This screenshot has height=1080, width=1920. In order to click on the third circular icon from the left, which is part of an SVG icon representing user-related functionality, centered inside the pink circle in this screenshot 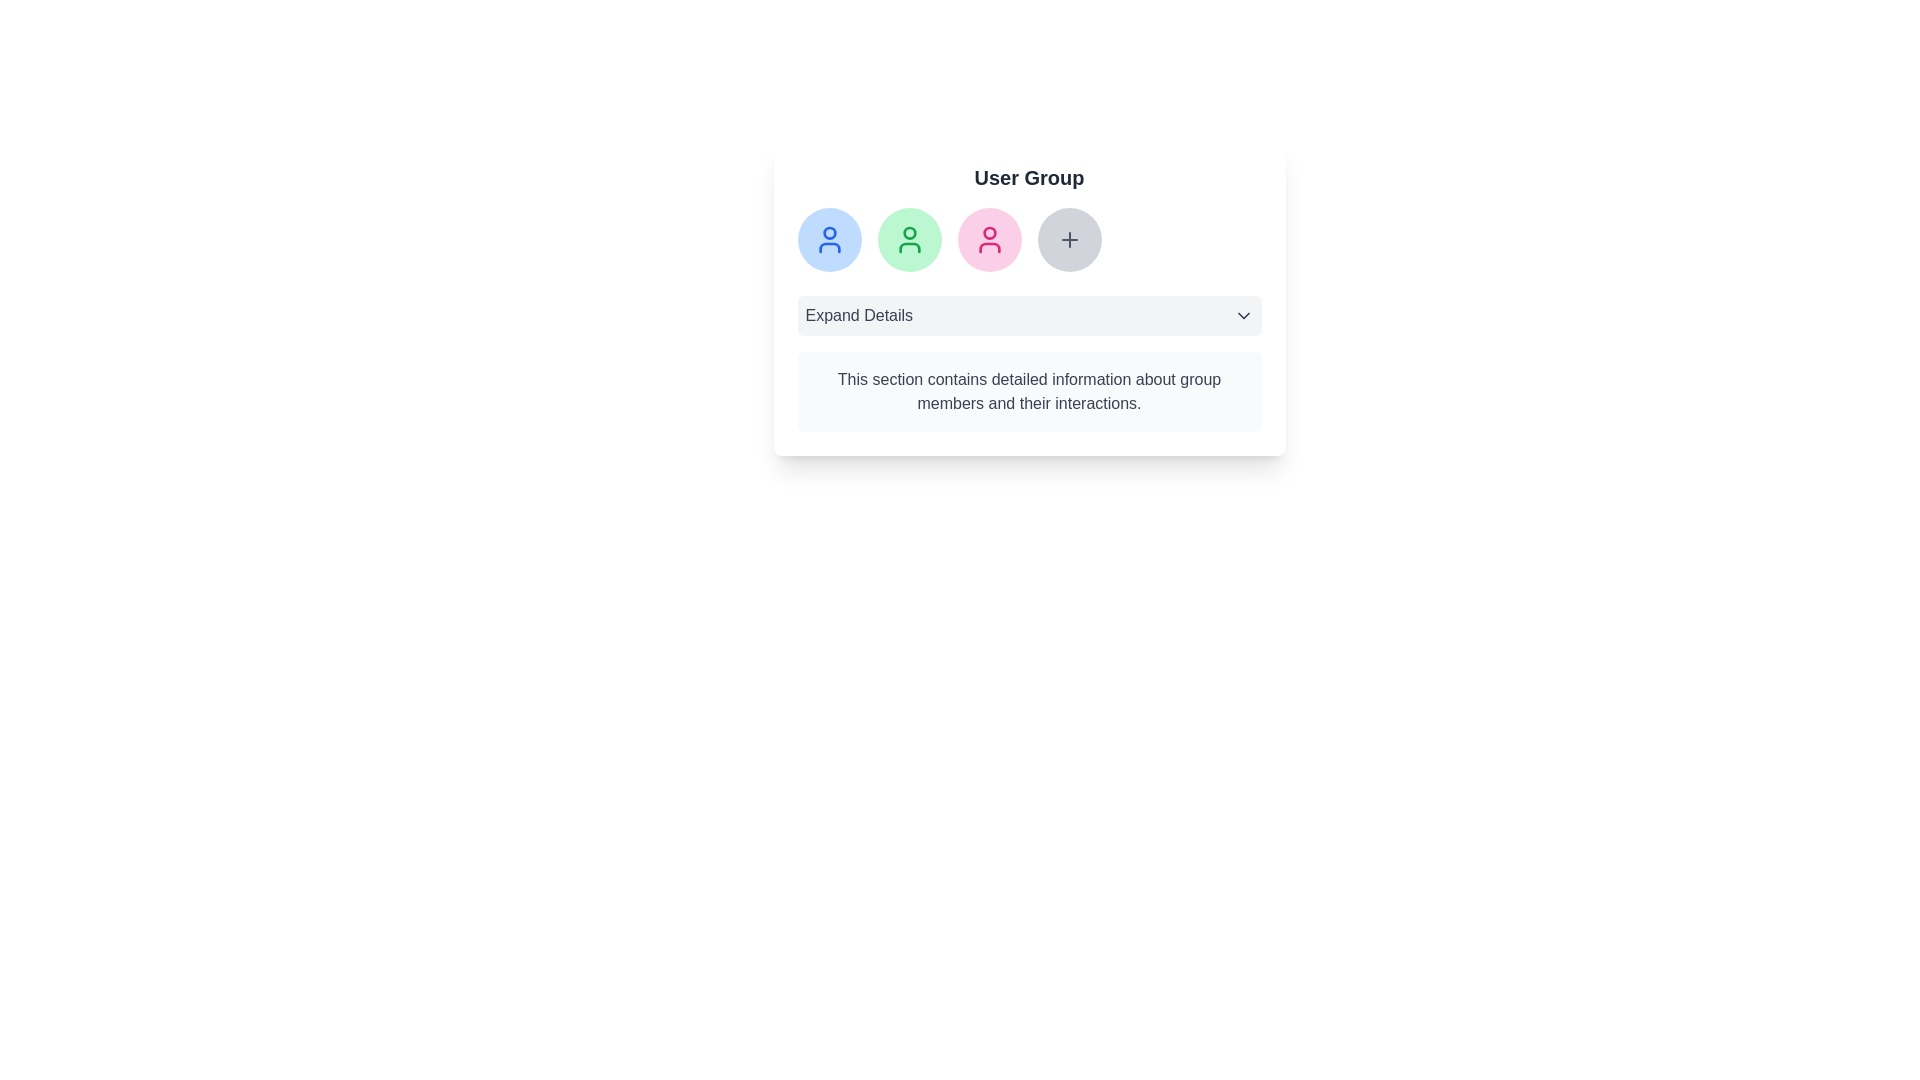, I will do `click(989, 246)`.